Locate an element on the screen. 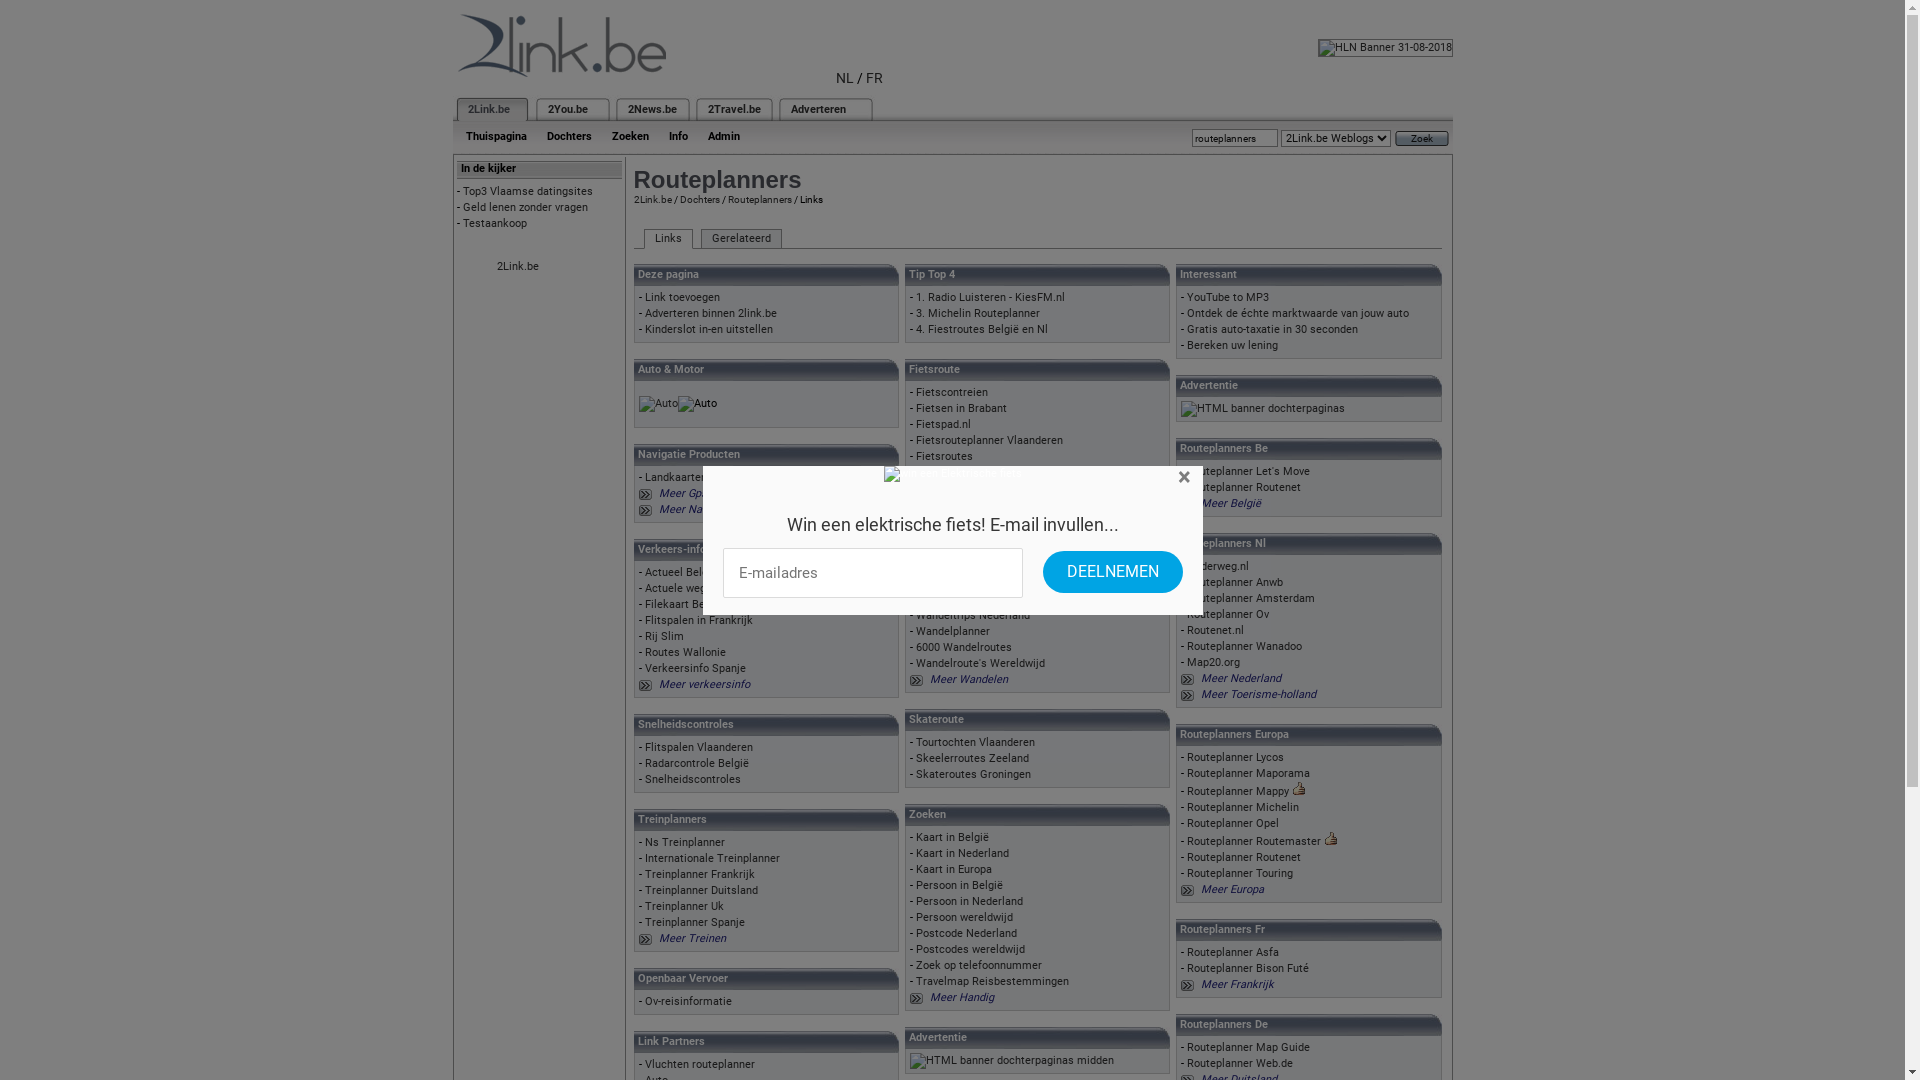 The image size is (1920, 1080). 'Link toevoegen' is located at coordinates (681, 297).